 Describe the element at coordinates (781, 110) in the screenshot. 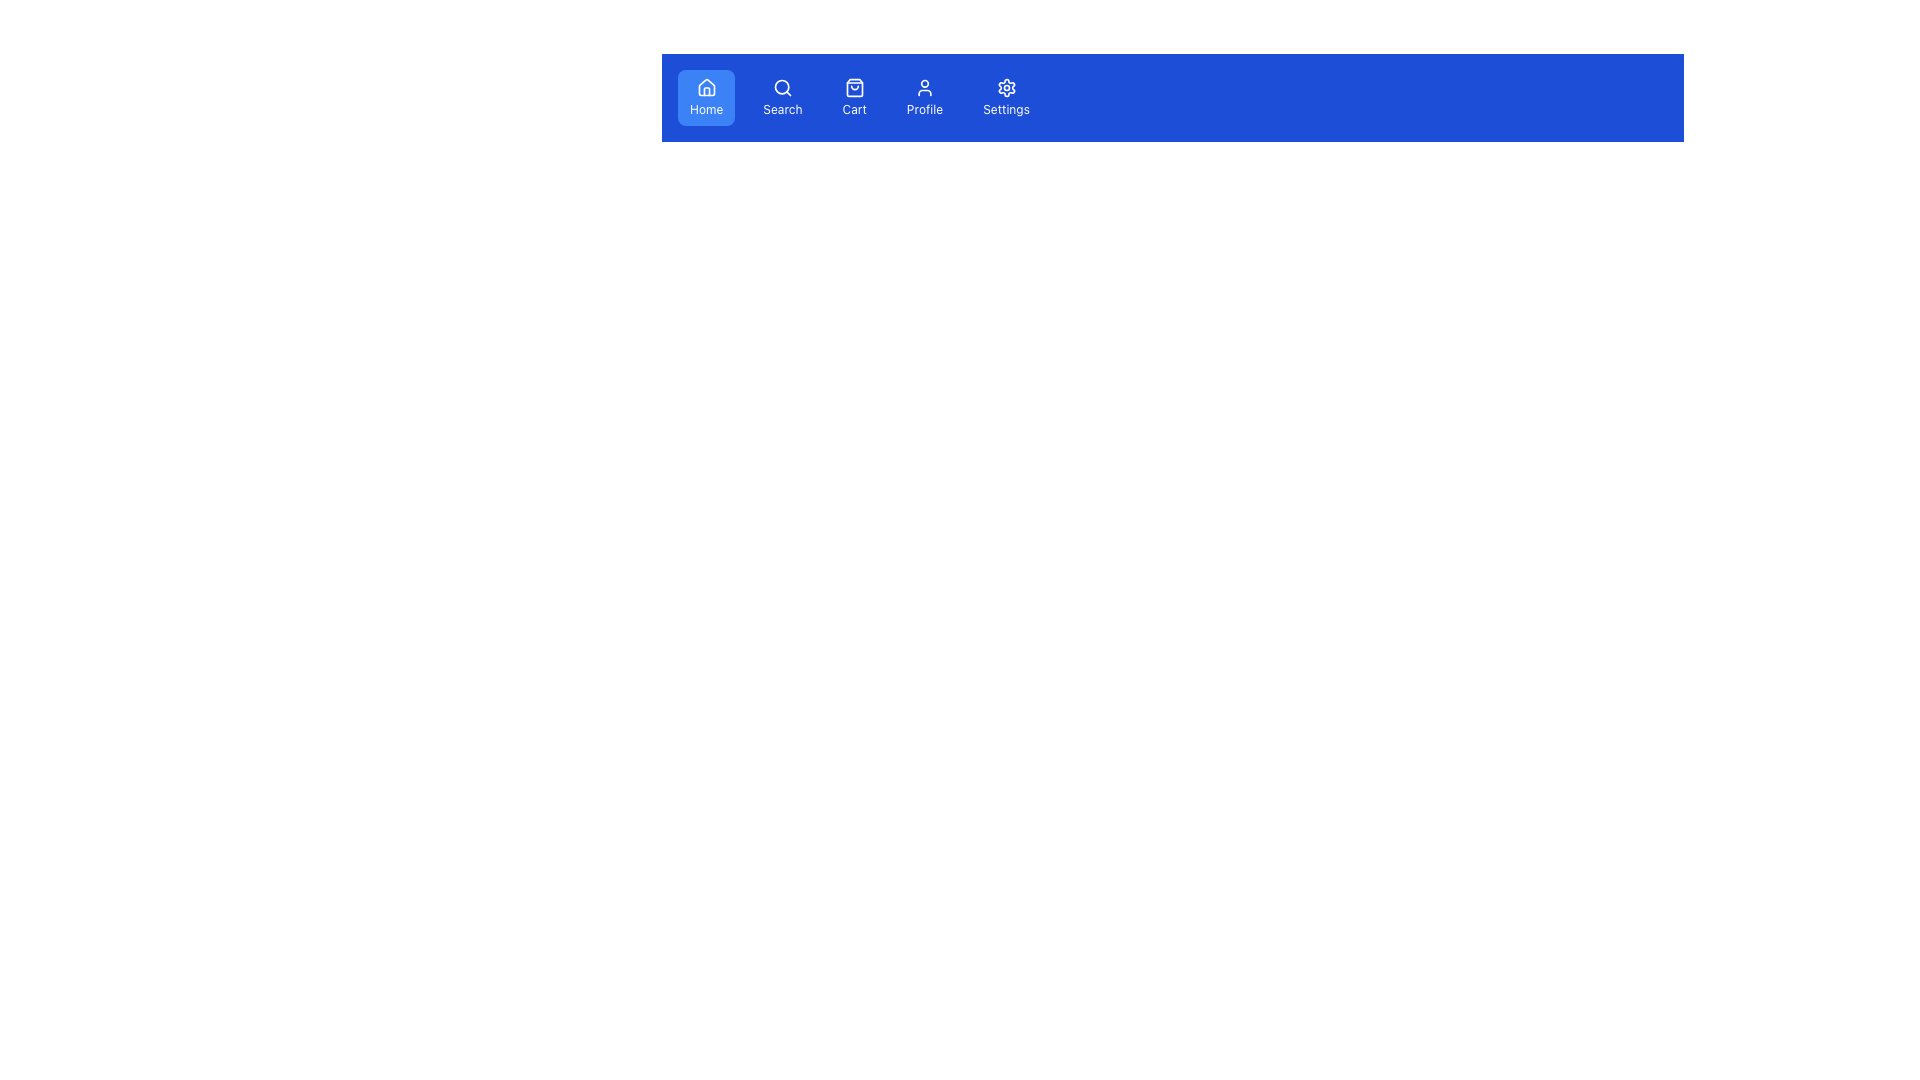

I see `the 'Search' text label located in the top navigation bar, which has a blue background and is situated below the search icon` at that location.